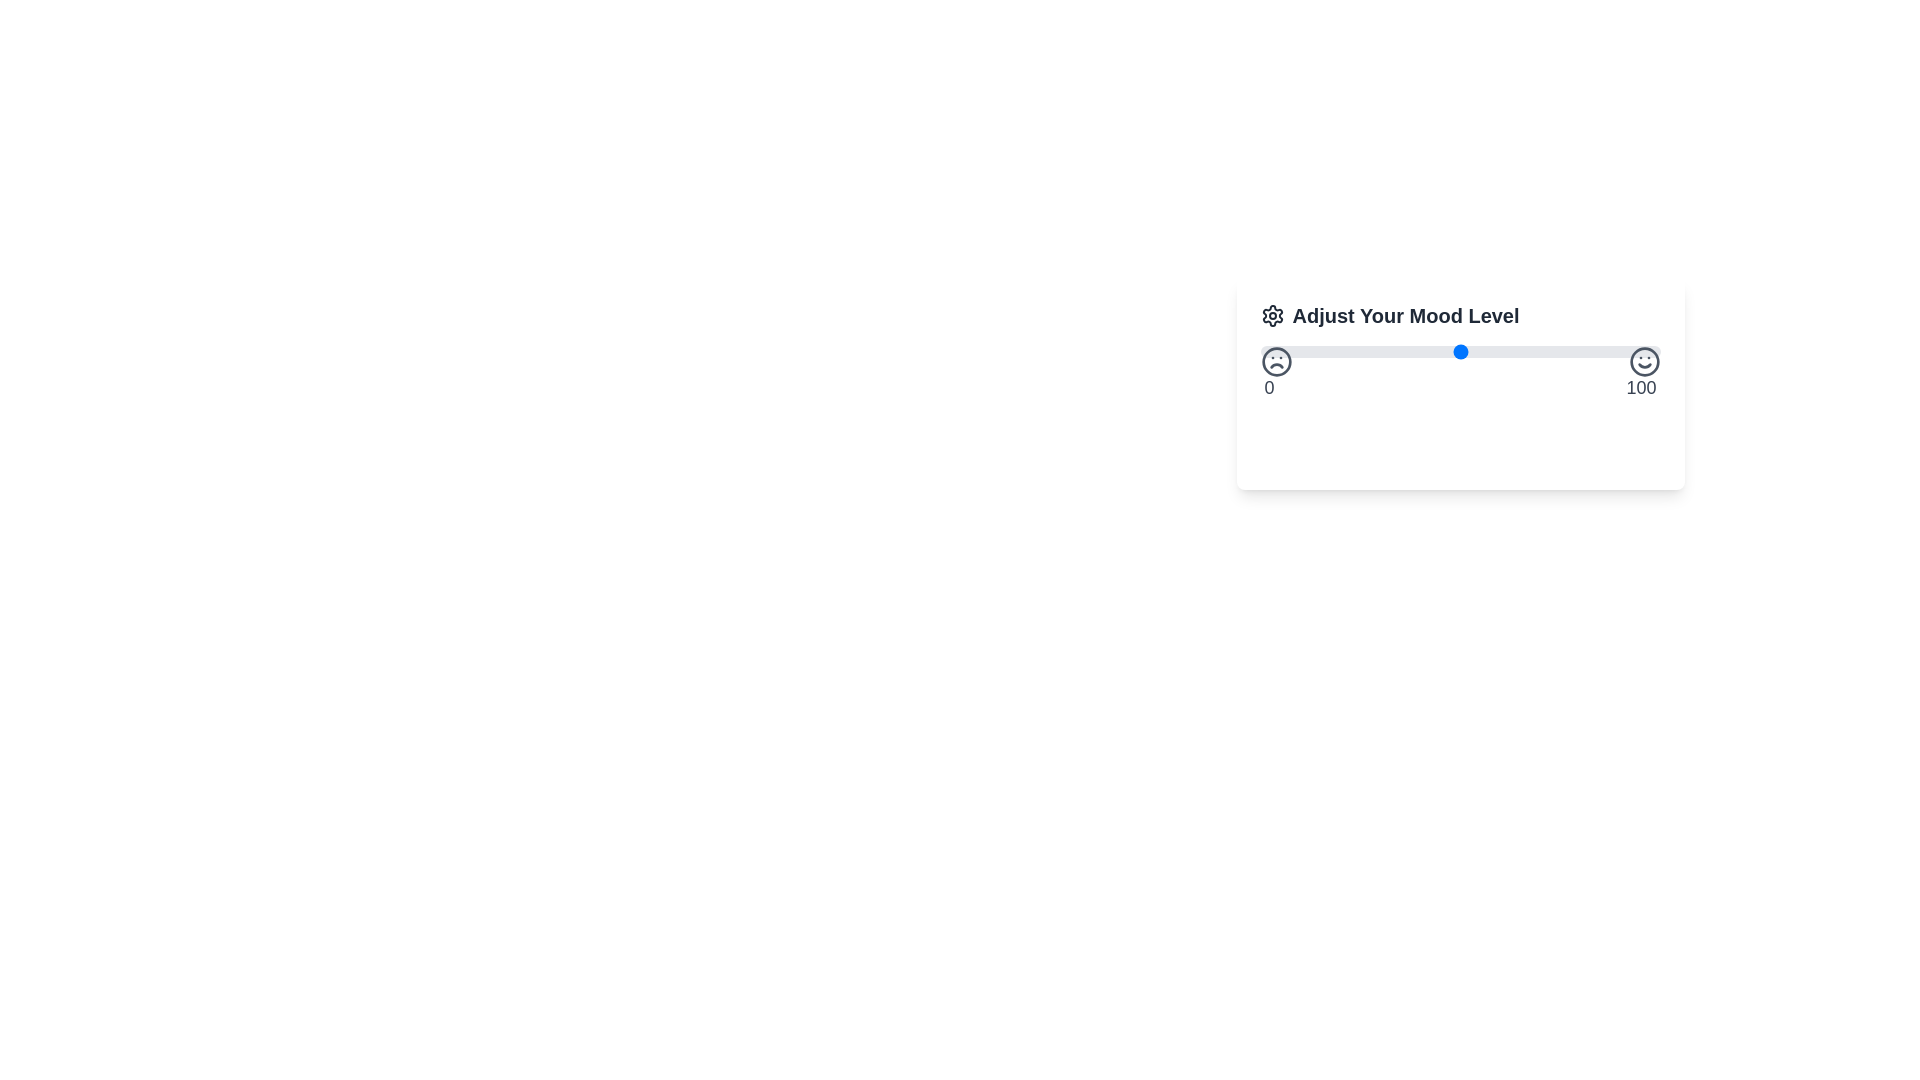 The height and width of the screenshot is (1080, 1920). I want to click on the small, gray, circular icon depicting a sad face located on the leftmost side of the horizontal mood slider, adjacent to the numeric value '0', so click(1275, 362).